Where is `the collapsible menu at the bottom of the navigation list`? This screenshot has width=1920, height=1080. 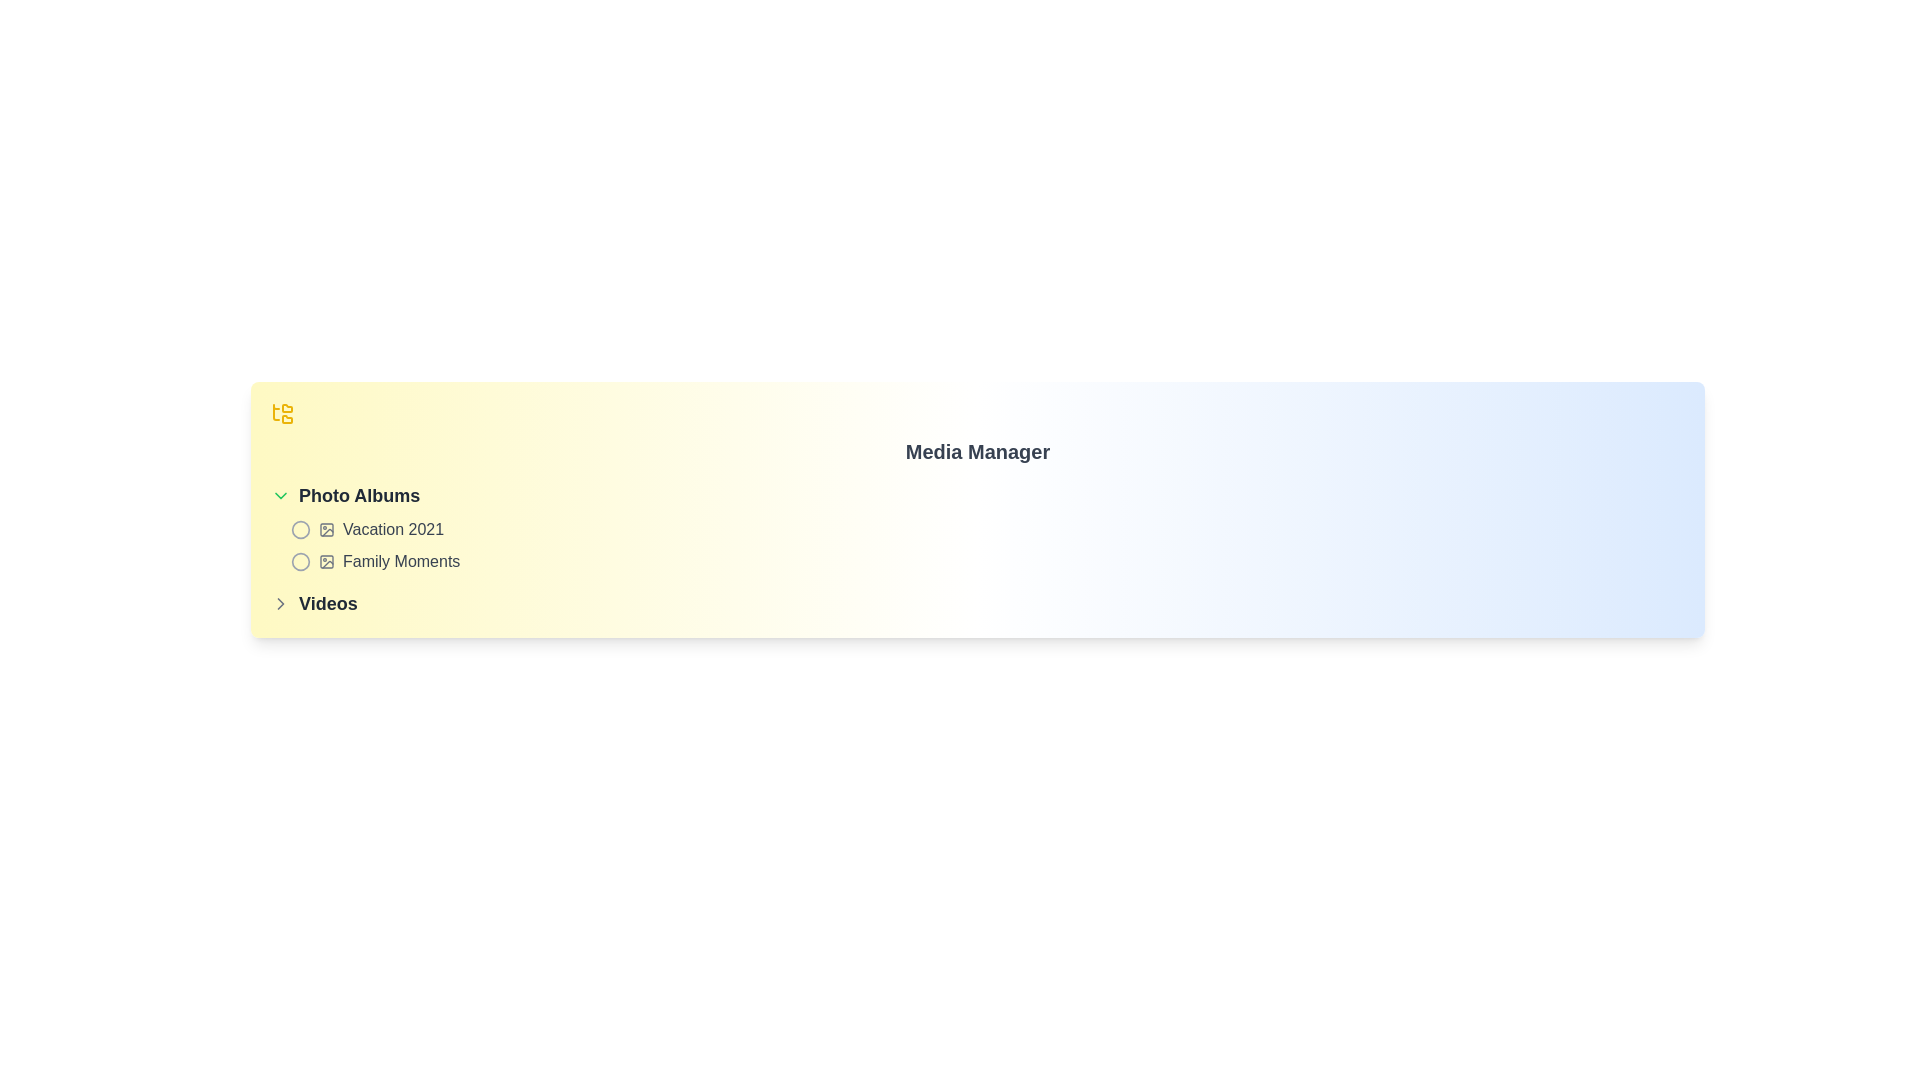 the collapsible menu at the bottom of the navigation list is located at coordinates (978, 603).